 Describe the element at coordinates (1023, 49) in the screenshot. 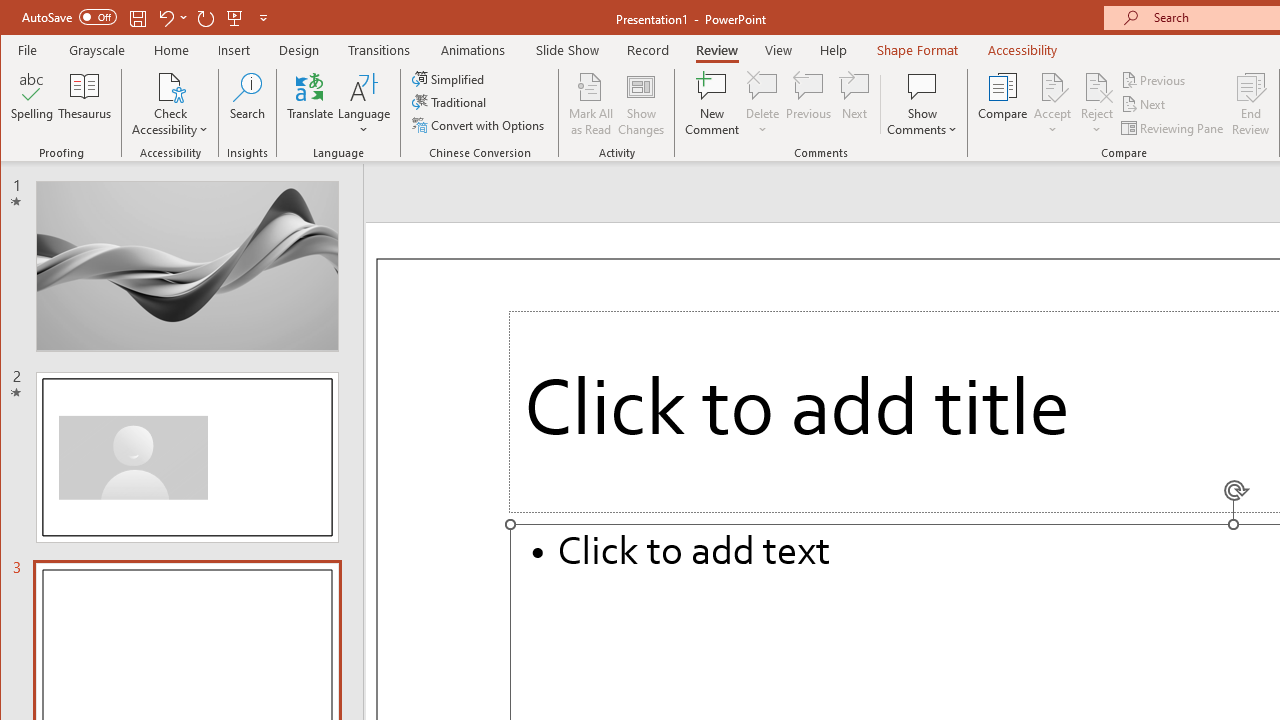

I see `'Accessibility'` at that location.